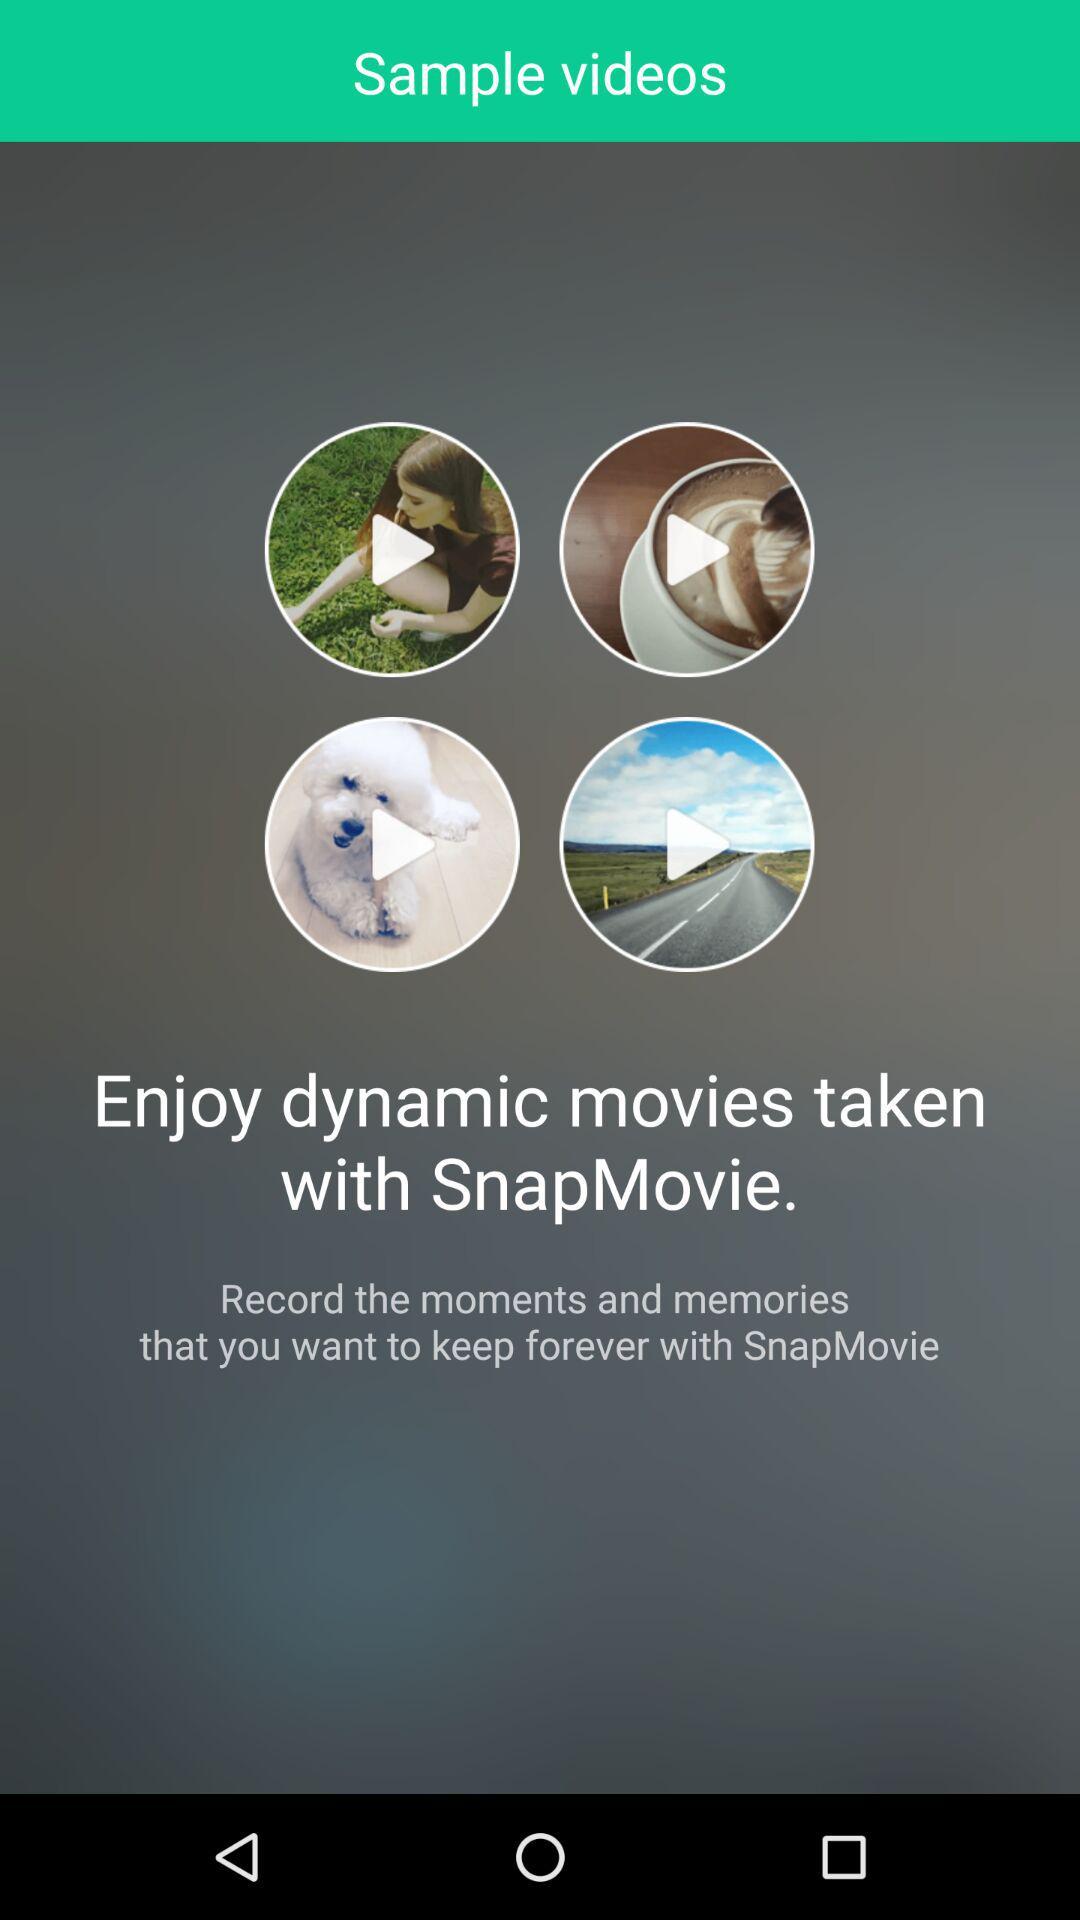 The height and width of the screenshot is (1920, 1080). Describe the element at coordinates (392, 844) in the screenshot. I see `this video` at that location.